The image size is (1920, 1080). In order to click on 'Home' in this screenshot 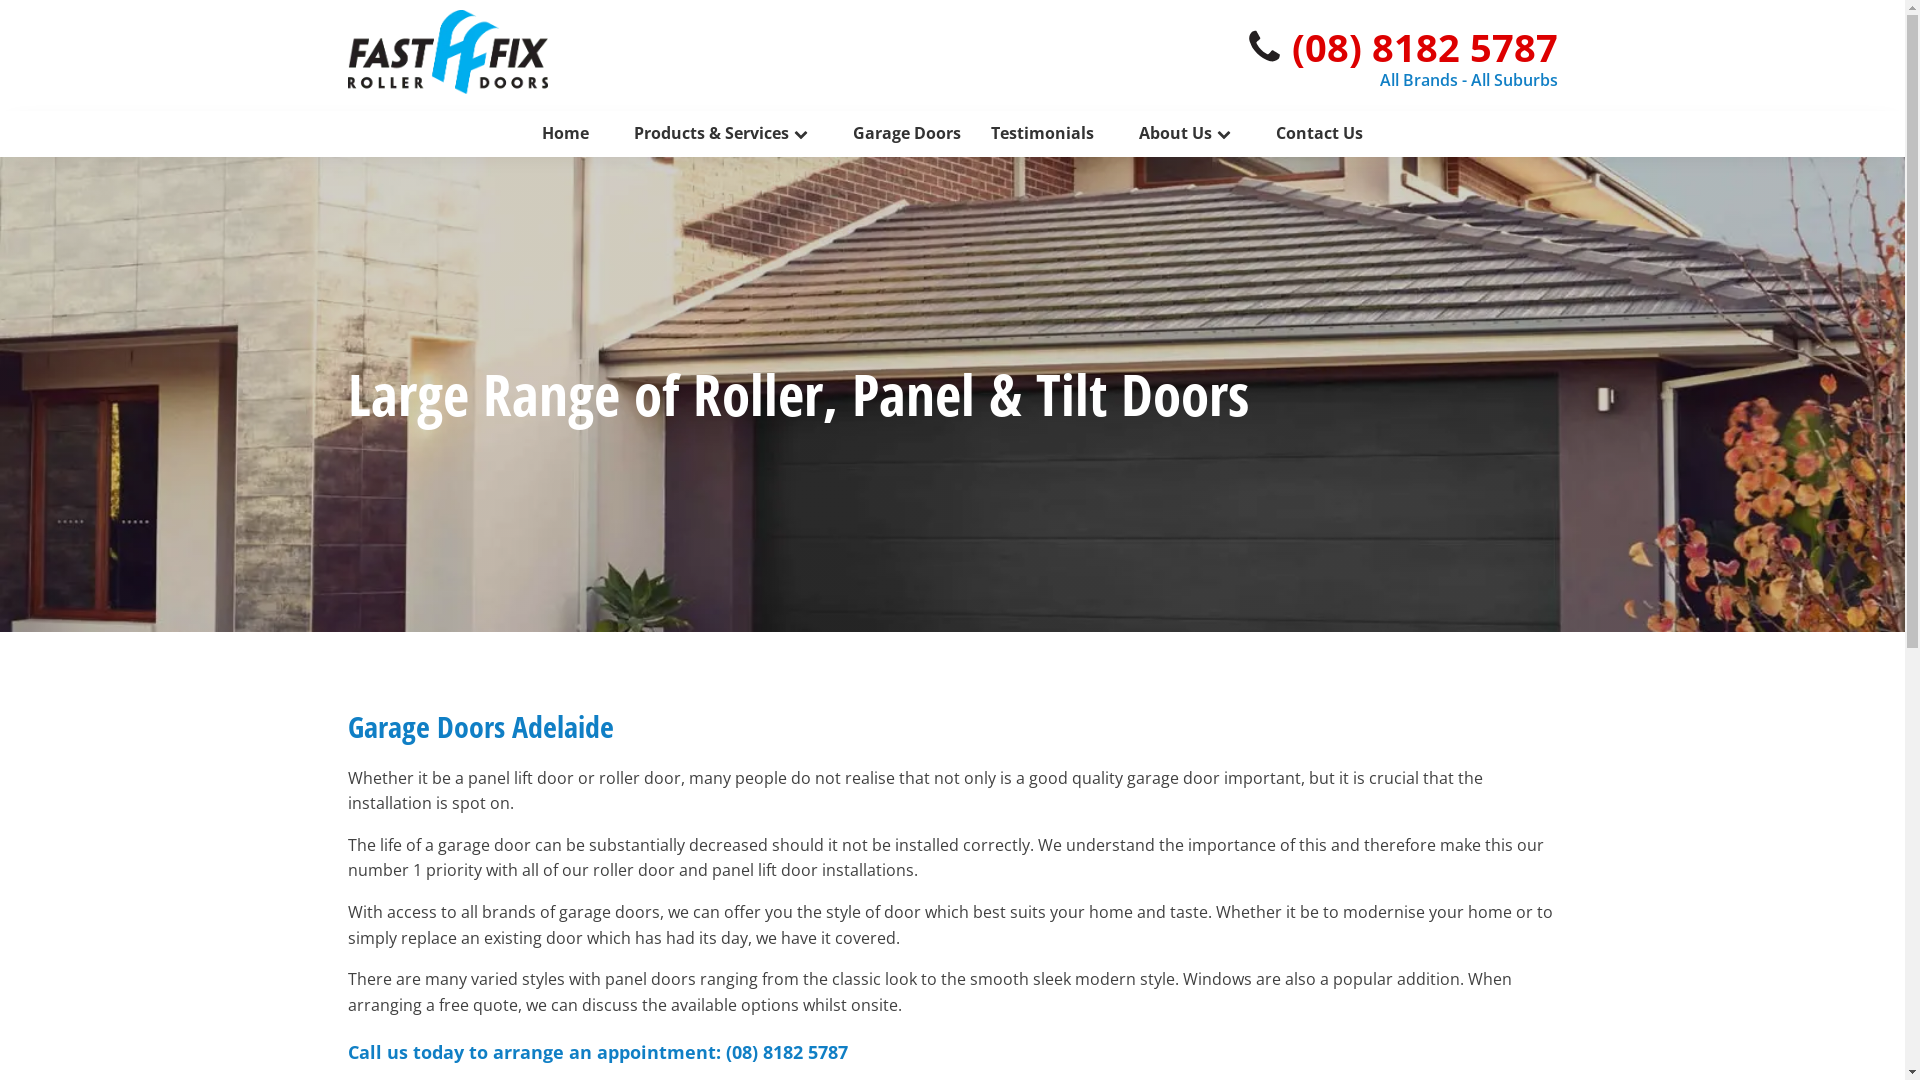, I will do `click(564, 134)`.